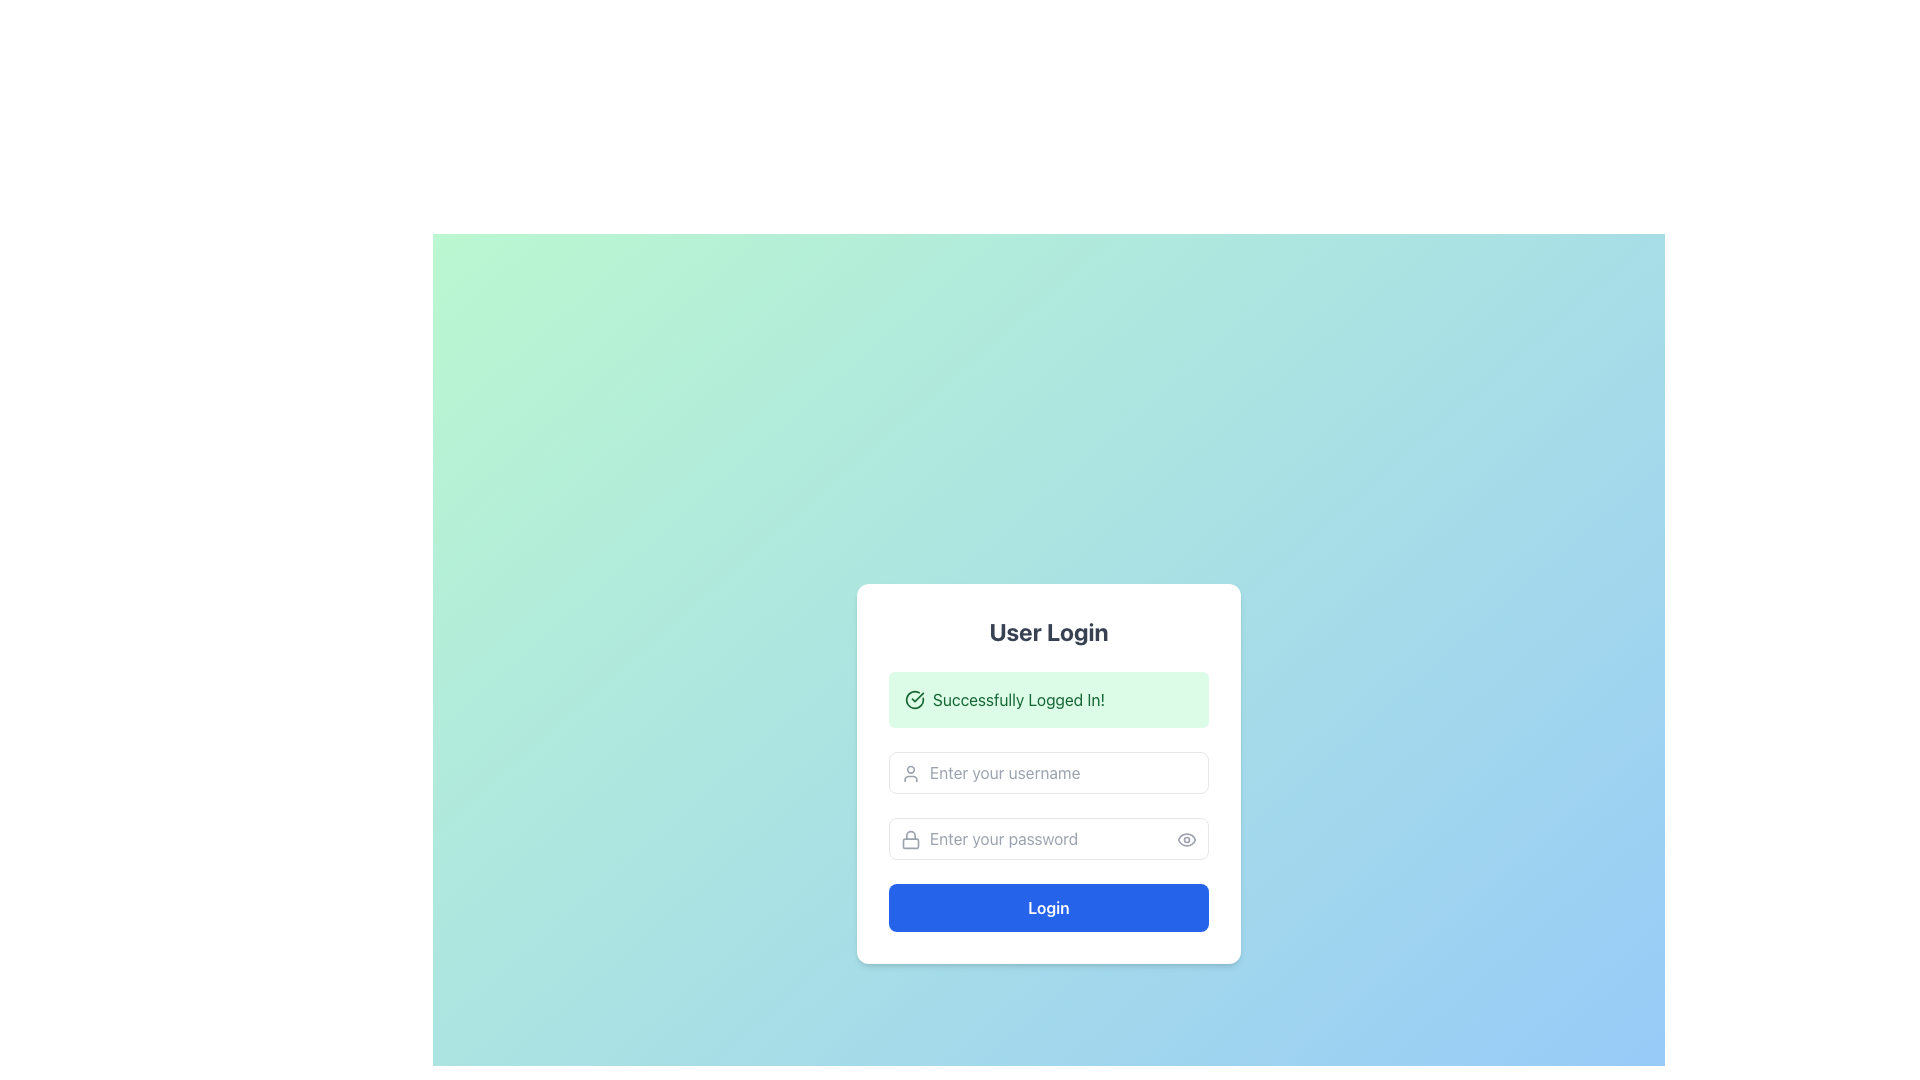 The width and height of the screenshot is (1920, 1080). I want to click on the button in the top-right corner of the password input field, so click(1186, 840).